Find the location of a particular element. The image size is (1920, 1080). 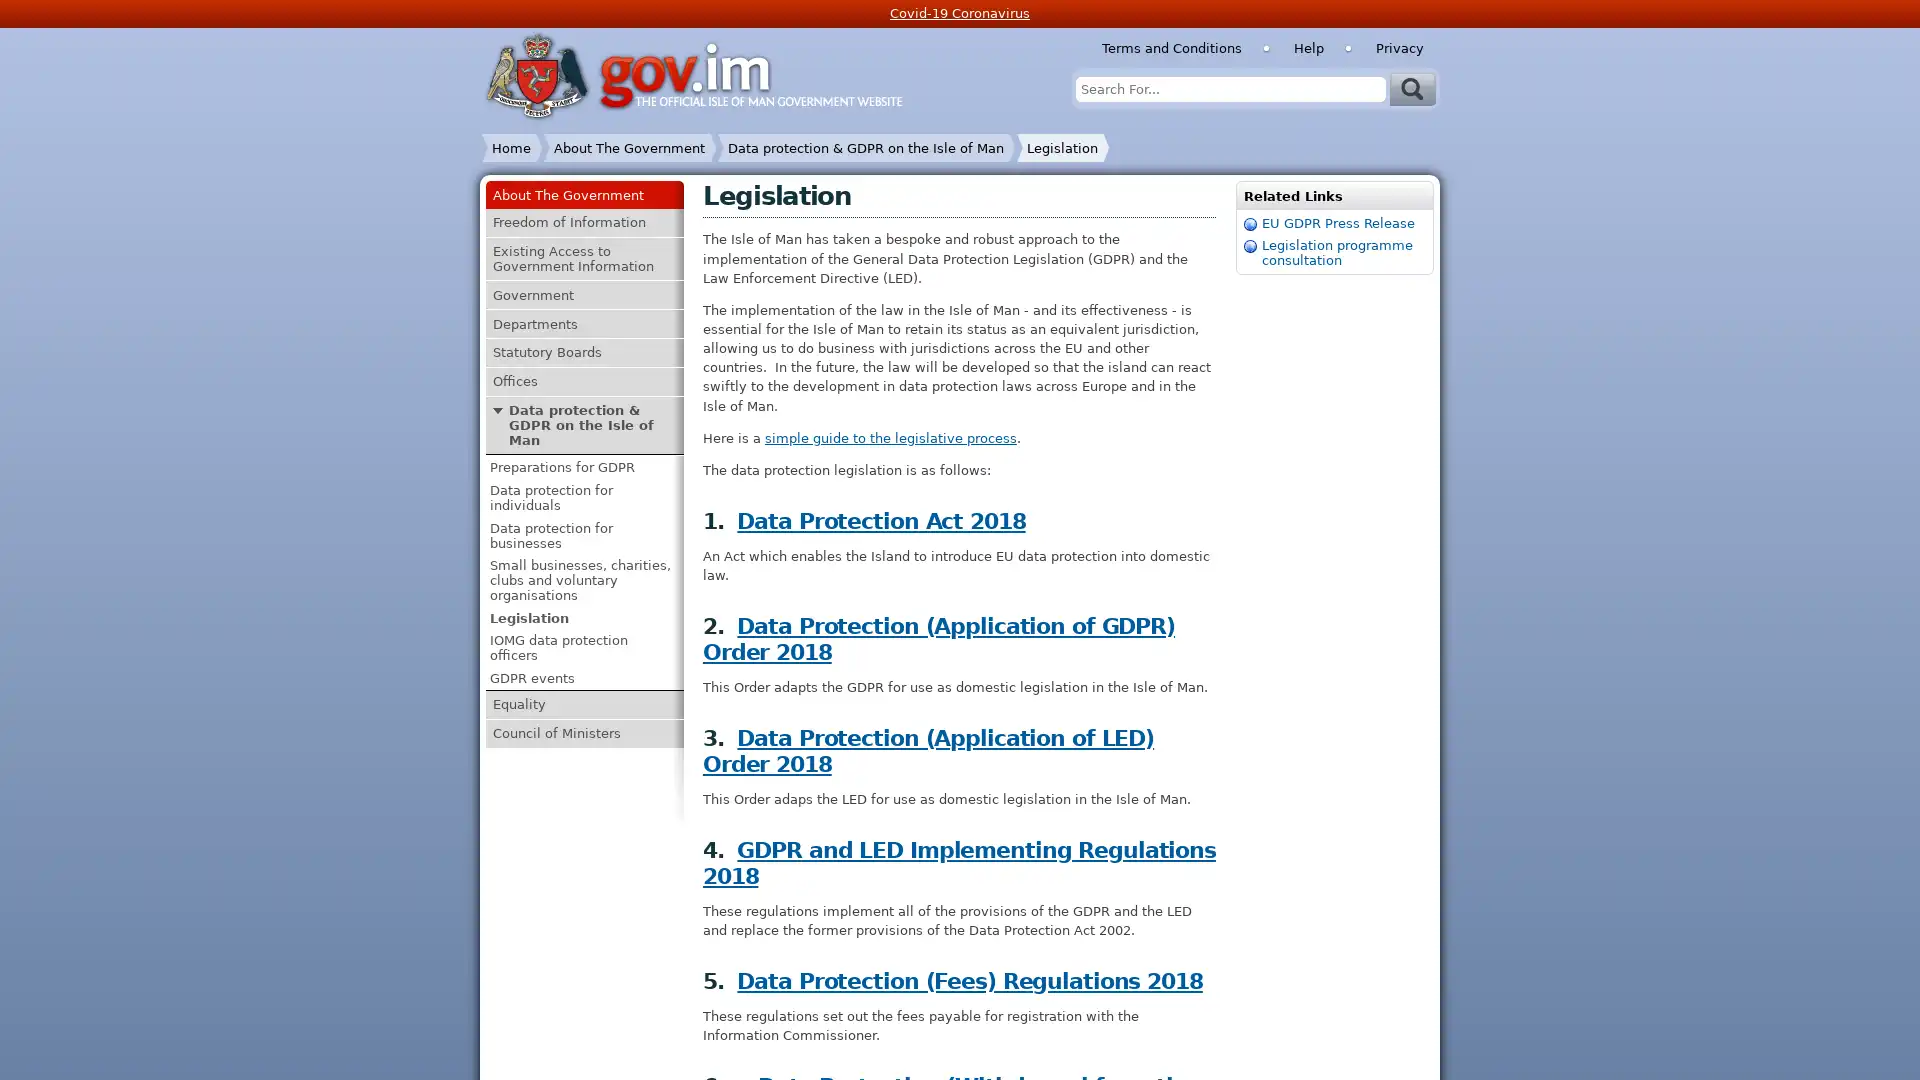

Search is located at coordinates (1411, 87).